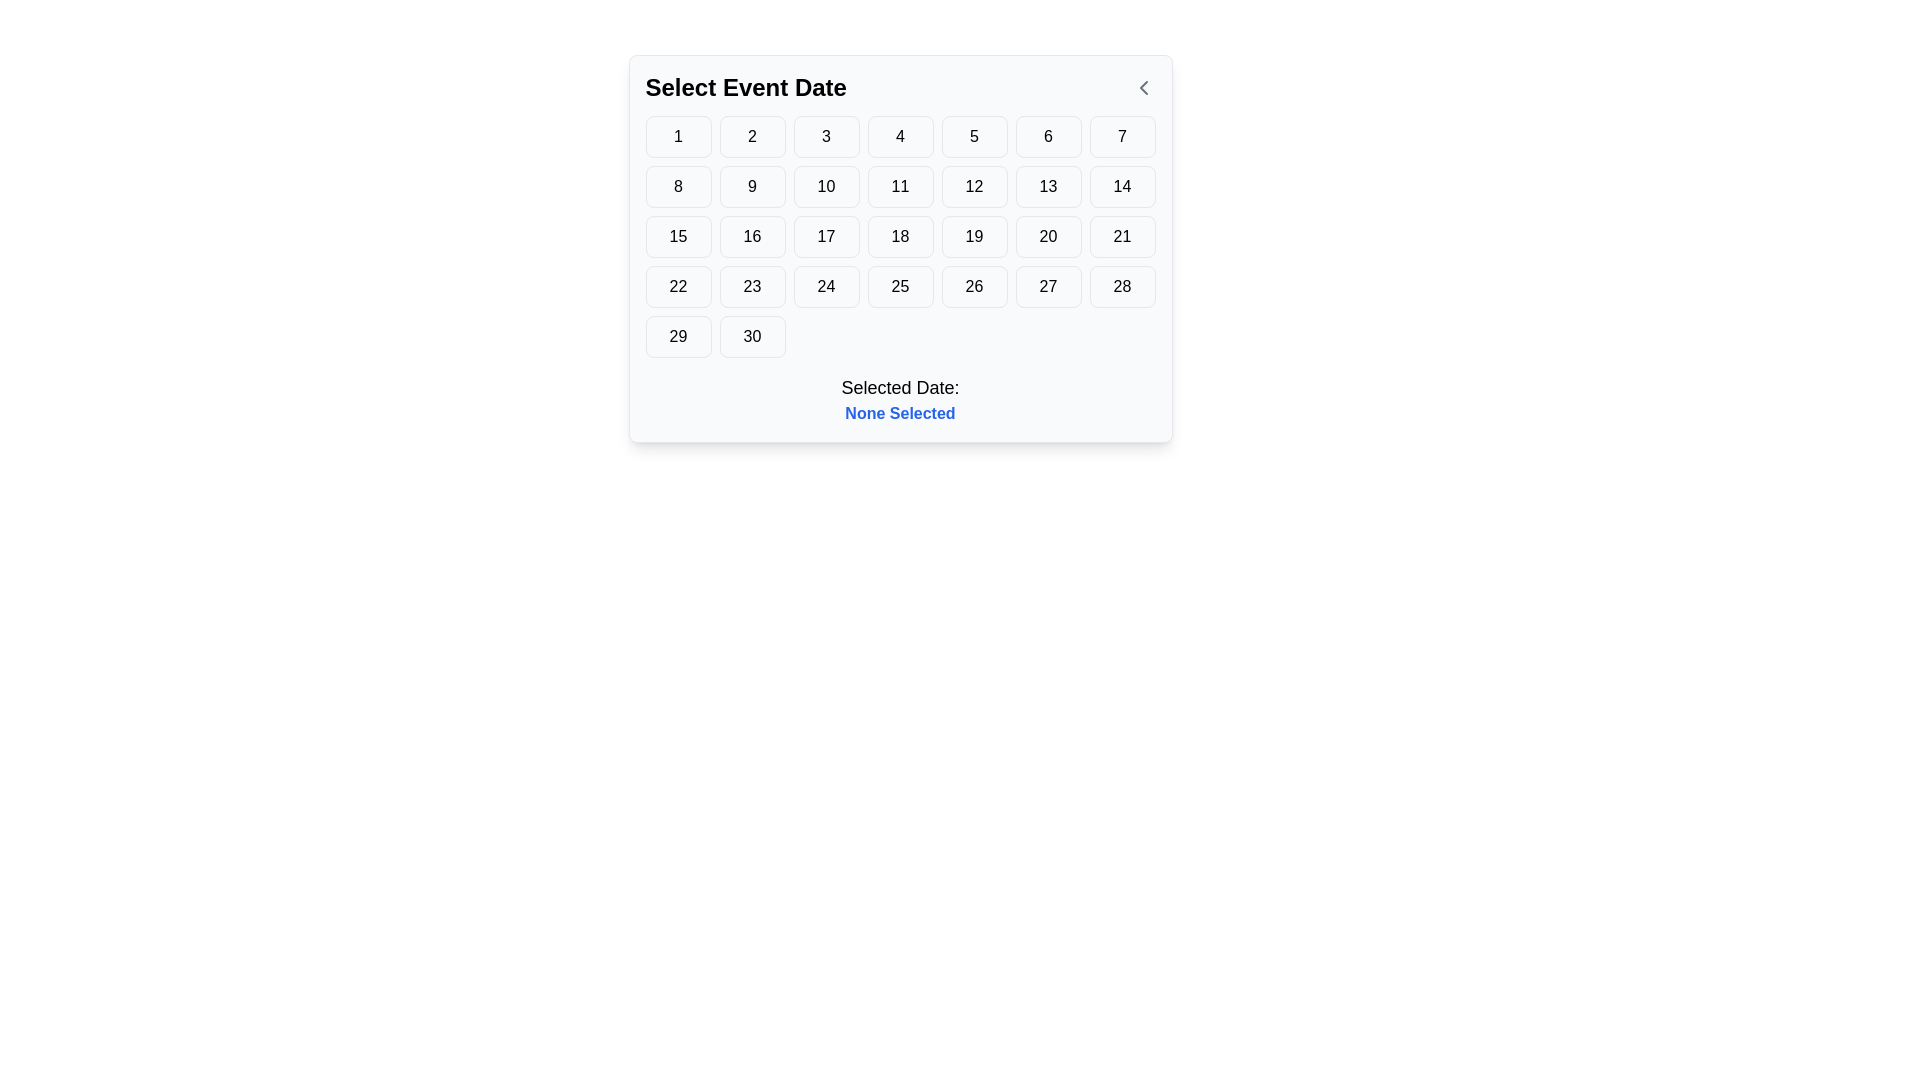 The height and width of the screenshot is (1080, 1920). I want to click on the Text Display element that shows 'Selected Date:' and 'None Selected', which is positioned beneath a grid of selectable dates, so click(899, 400).